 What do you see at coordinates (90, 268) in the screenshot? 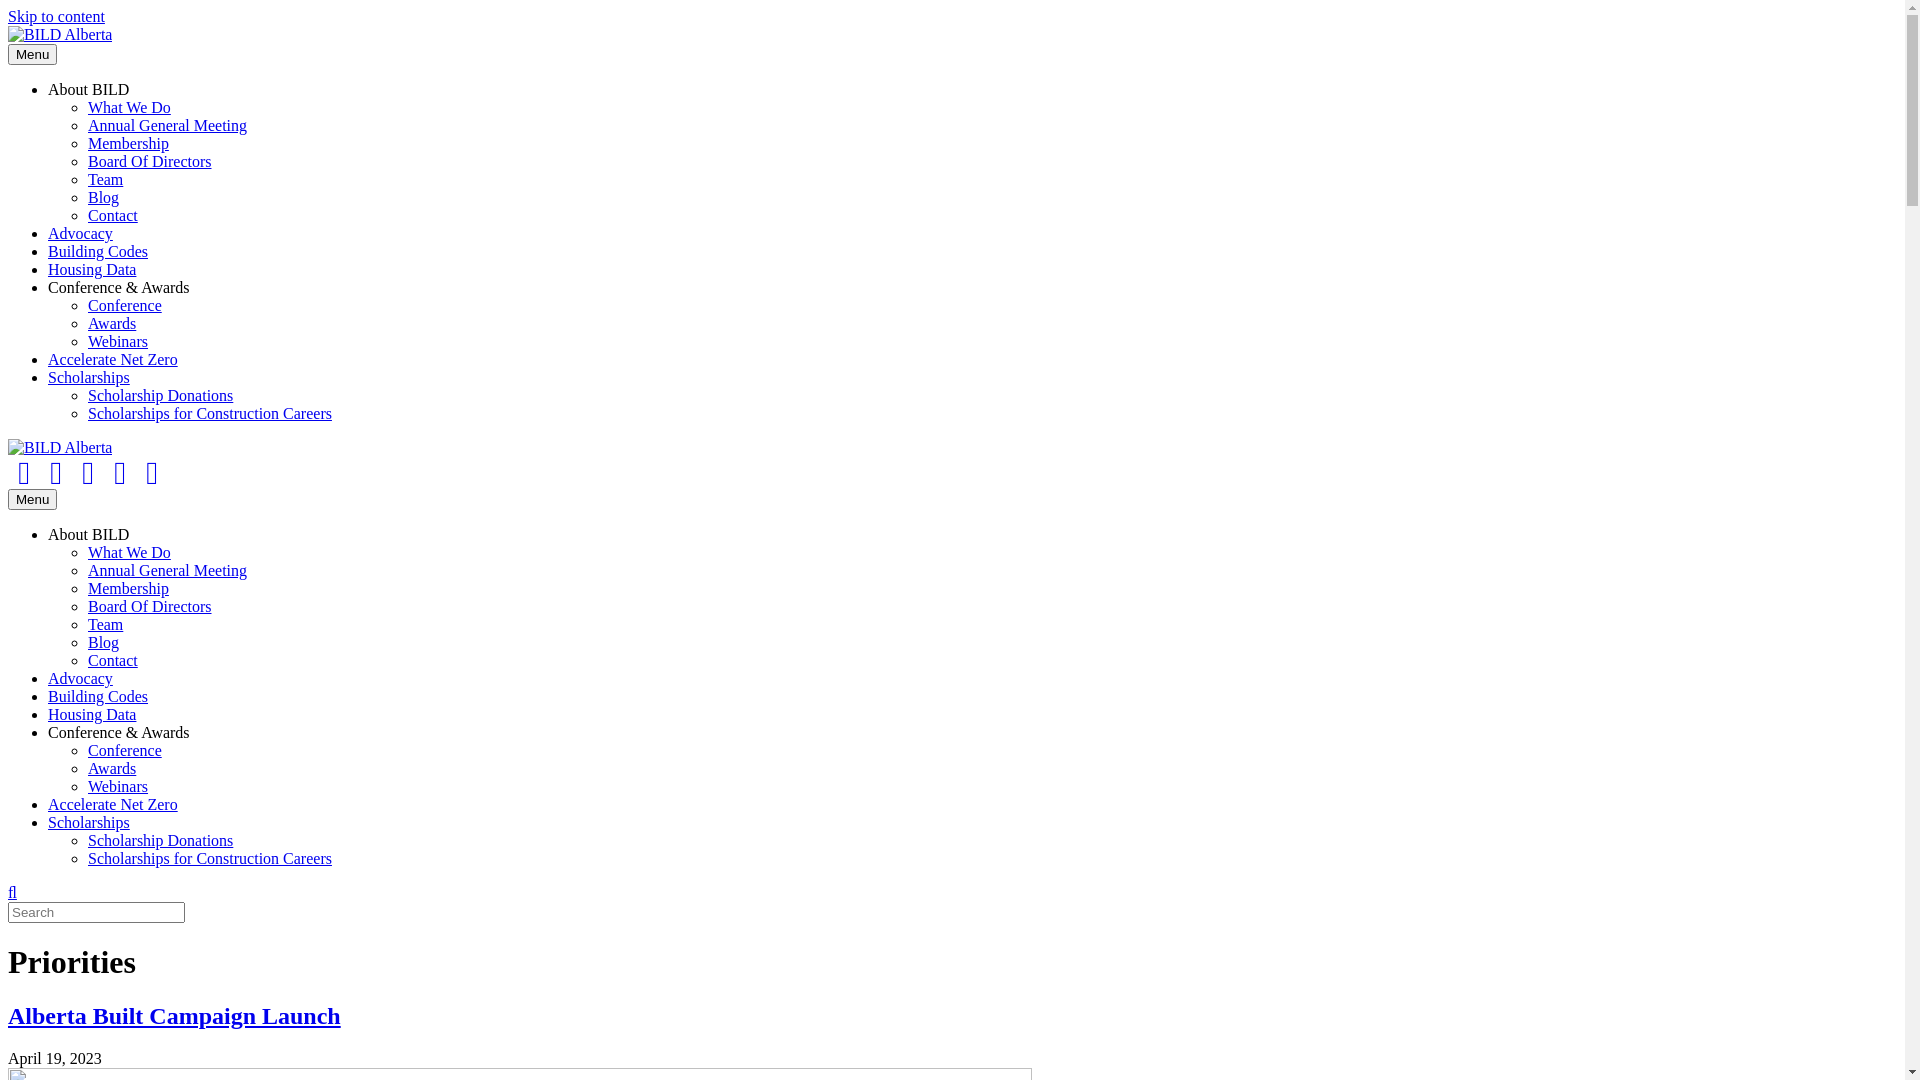
I see `'Housing Data'` at bounding box center [90, 268].